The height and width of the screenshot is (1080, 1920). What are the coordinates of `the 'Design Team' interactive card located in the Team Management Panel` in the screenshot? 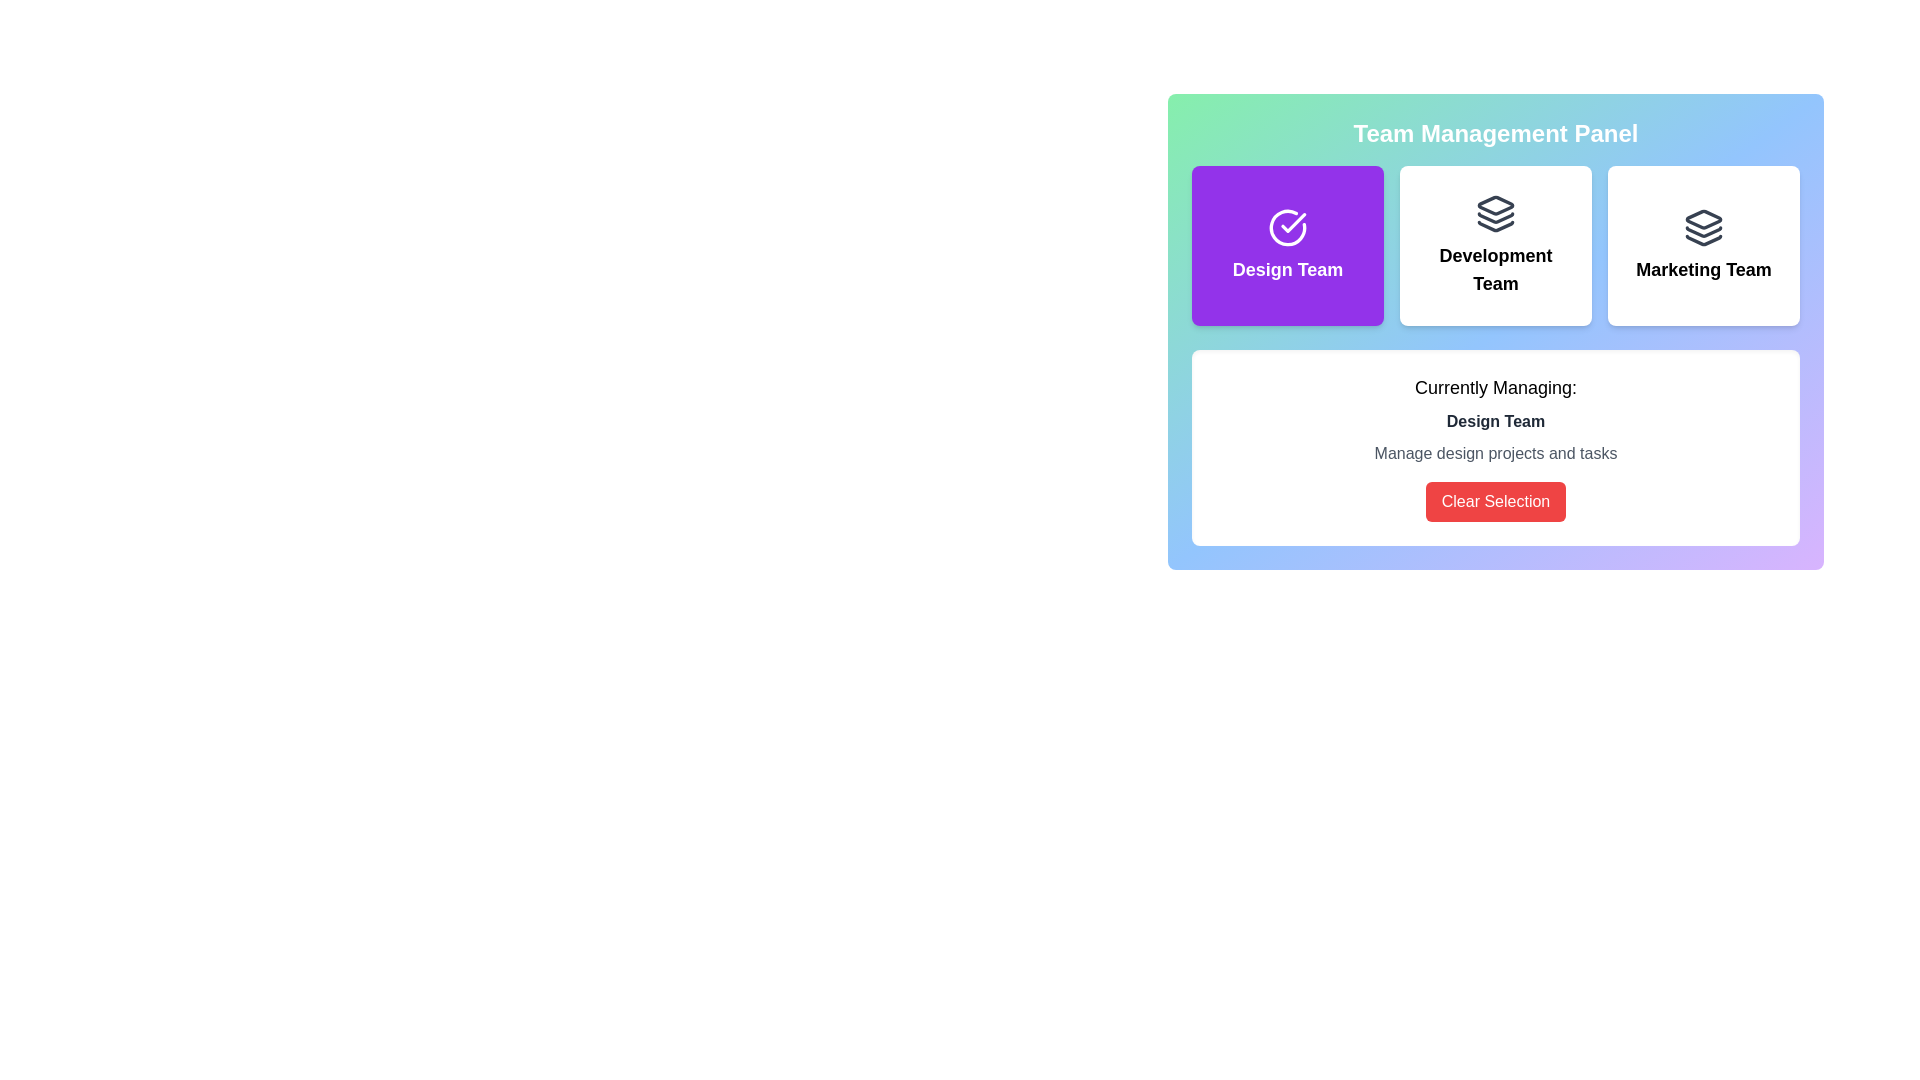 It's located at (1287, 245).